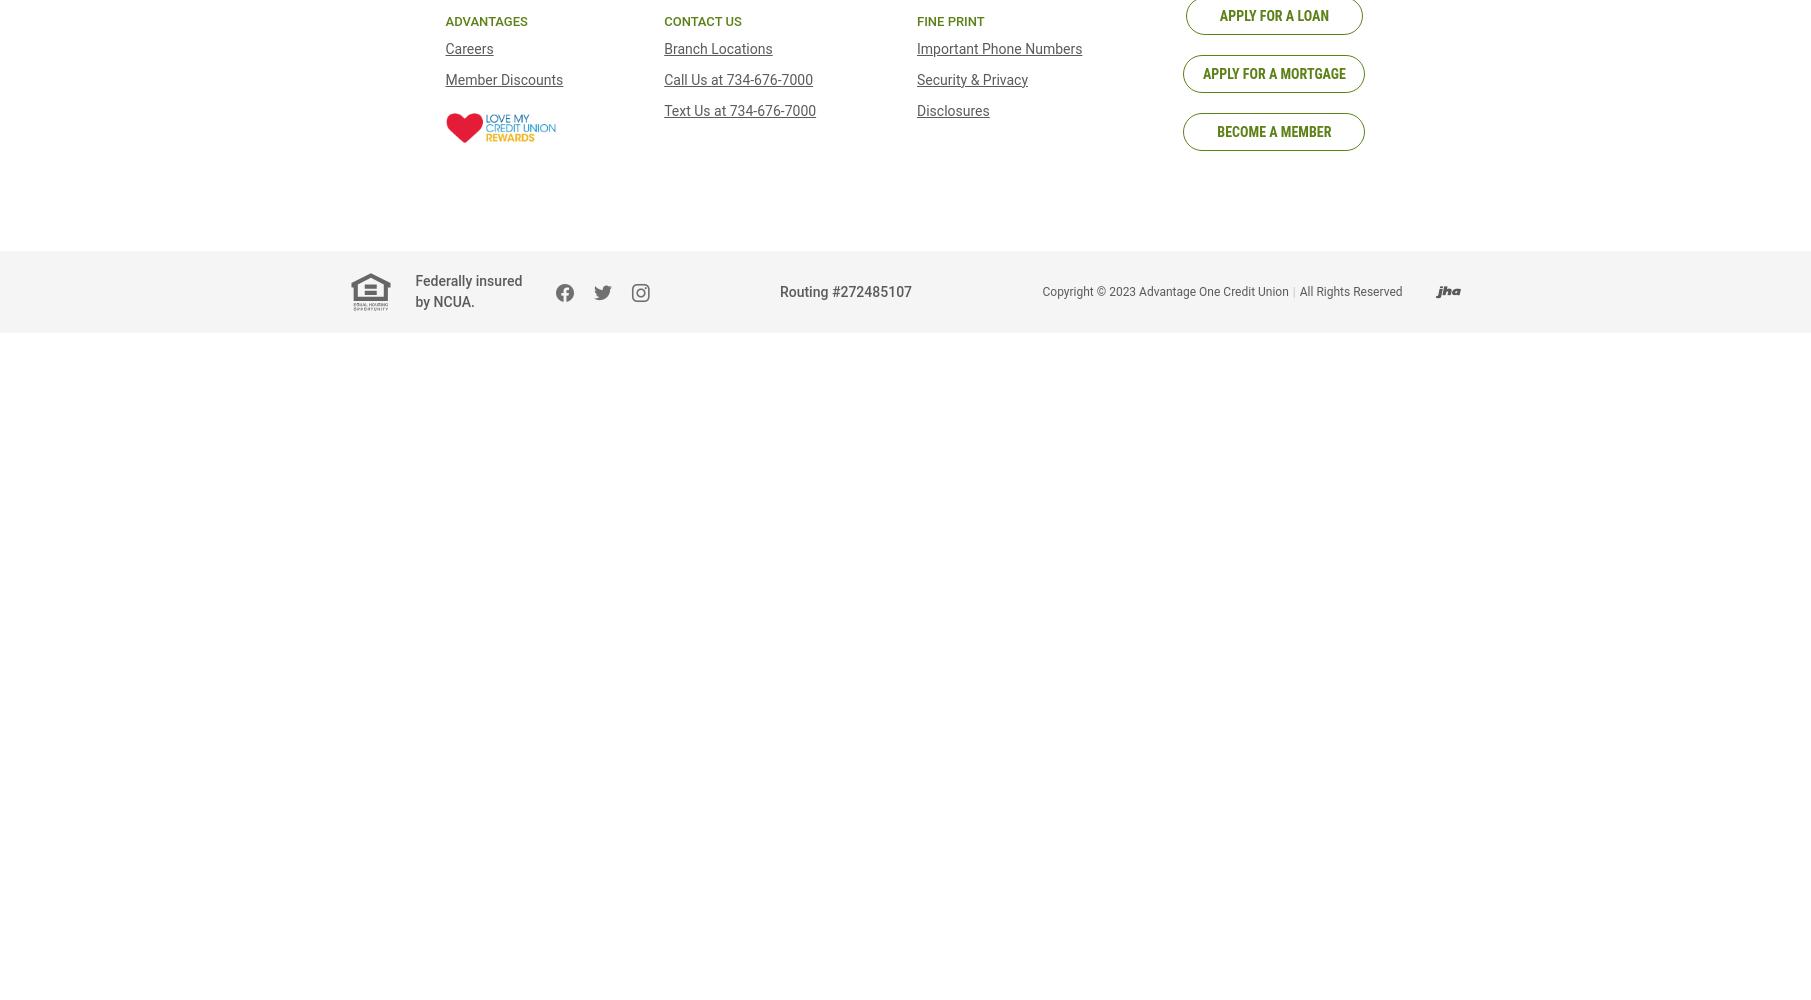 The height and width of the screenshot is (1000, 1811). Describe the element at coordinates (738, 109) in the screenshot. I see `'Text Us at 734-676-7000'` at that location.